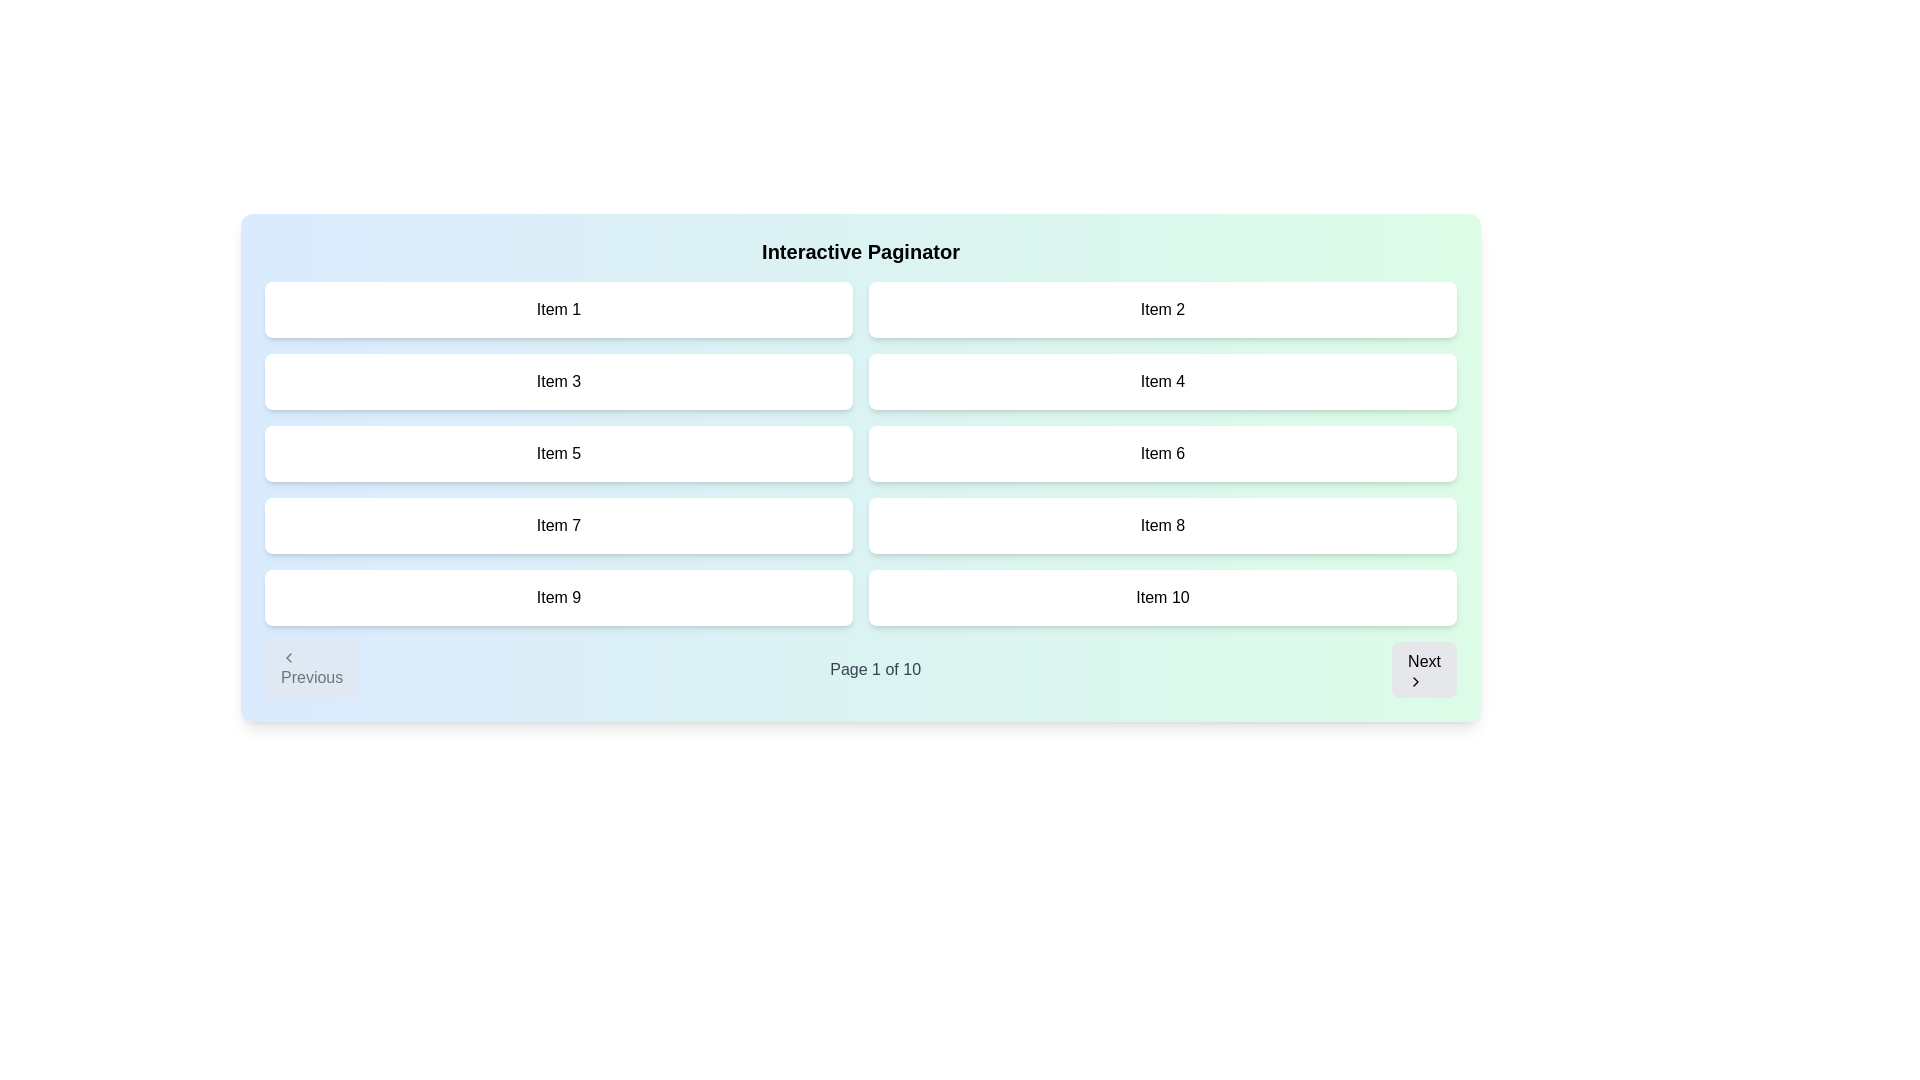 The image size is (1920, 1080). What do you see at coordinates (558, 454) in the screenshot?
I see `the Text label displaying 'Item 5', which is located in the fifth box of a vertically aligned list on the left side of the interface` at bounding box center [558, 454].